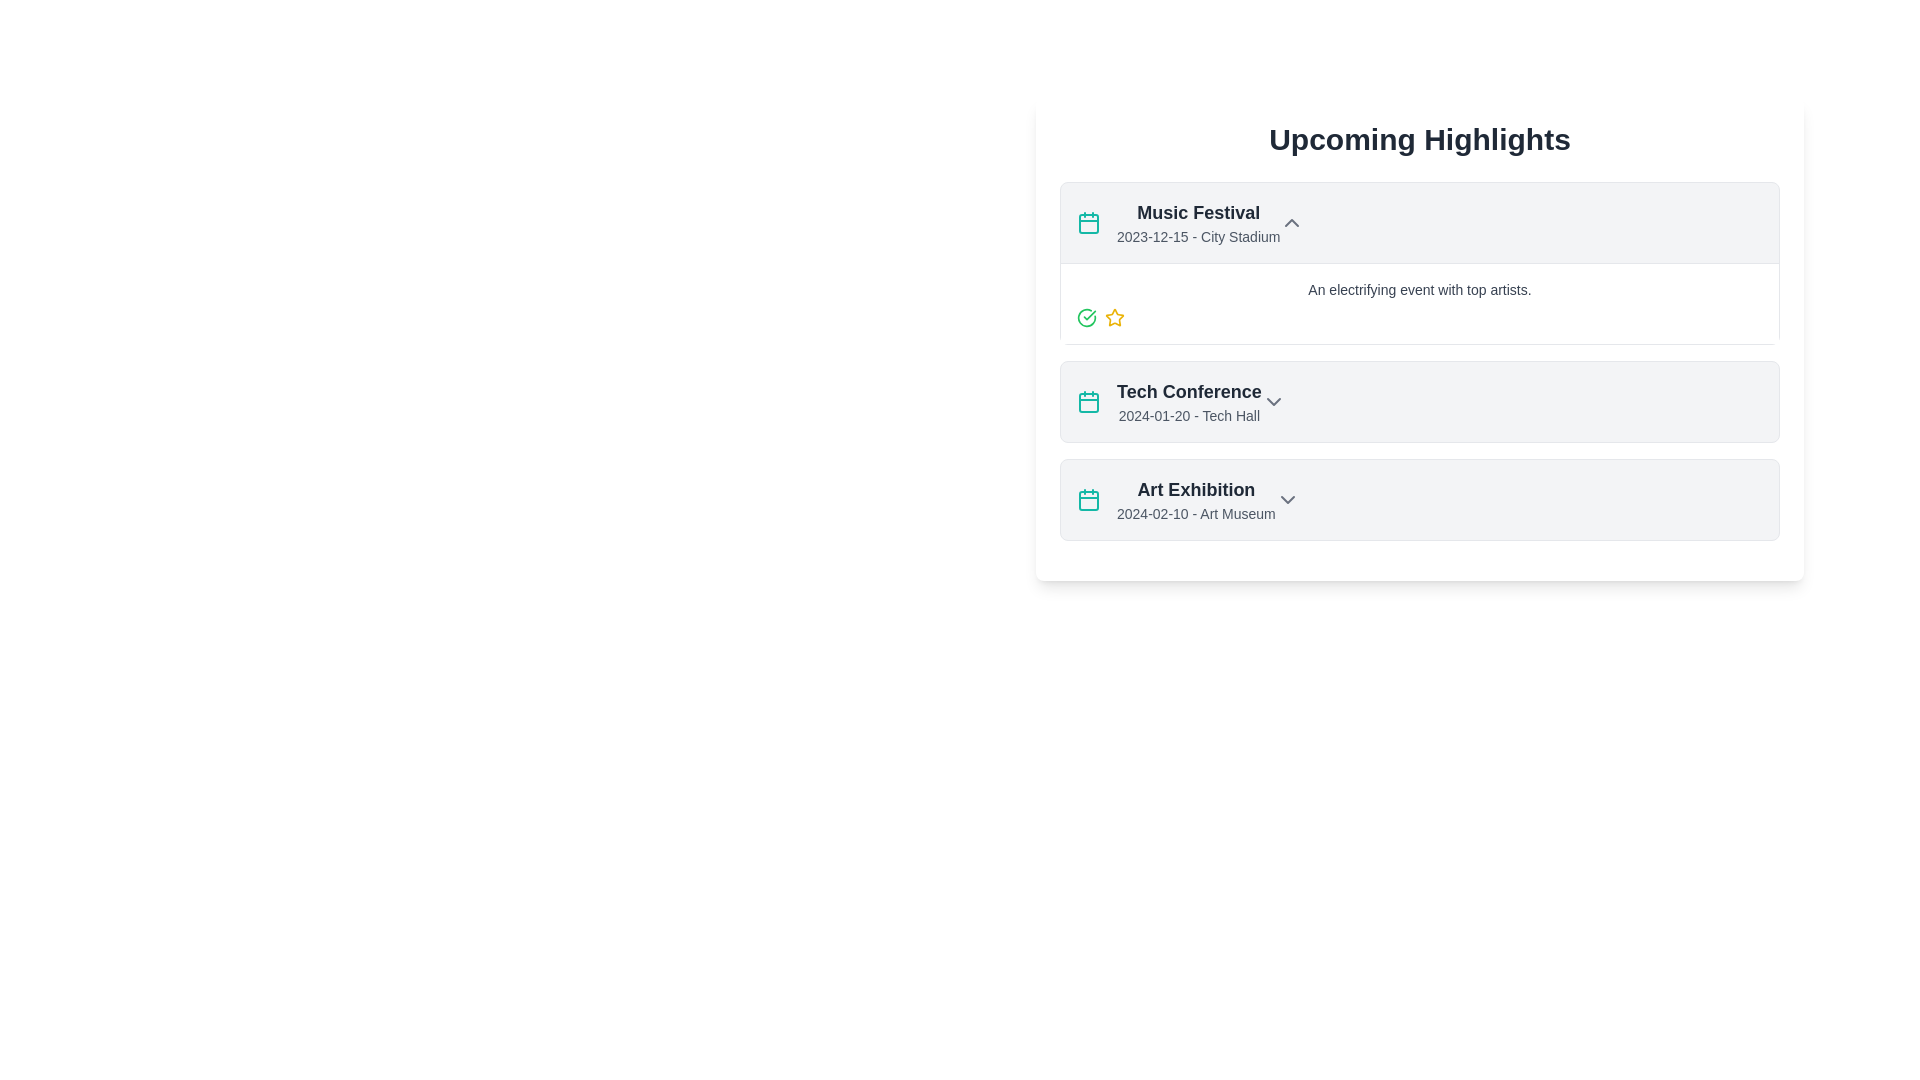 Image resolution: width=1920 pixels, height=1080 pixels. I want to click on the teal calendar icon located to the left of the 'Tech Conference' text in the second event item of the 'Upcoming Highlights' list, so click(1088, 401).